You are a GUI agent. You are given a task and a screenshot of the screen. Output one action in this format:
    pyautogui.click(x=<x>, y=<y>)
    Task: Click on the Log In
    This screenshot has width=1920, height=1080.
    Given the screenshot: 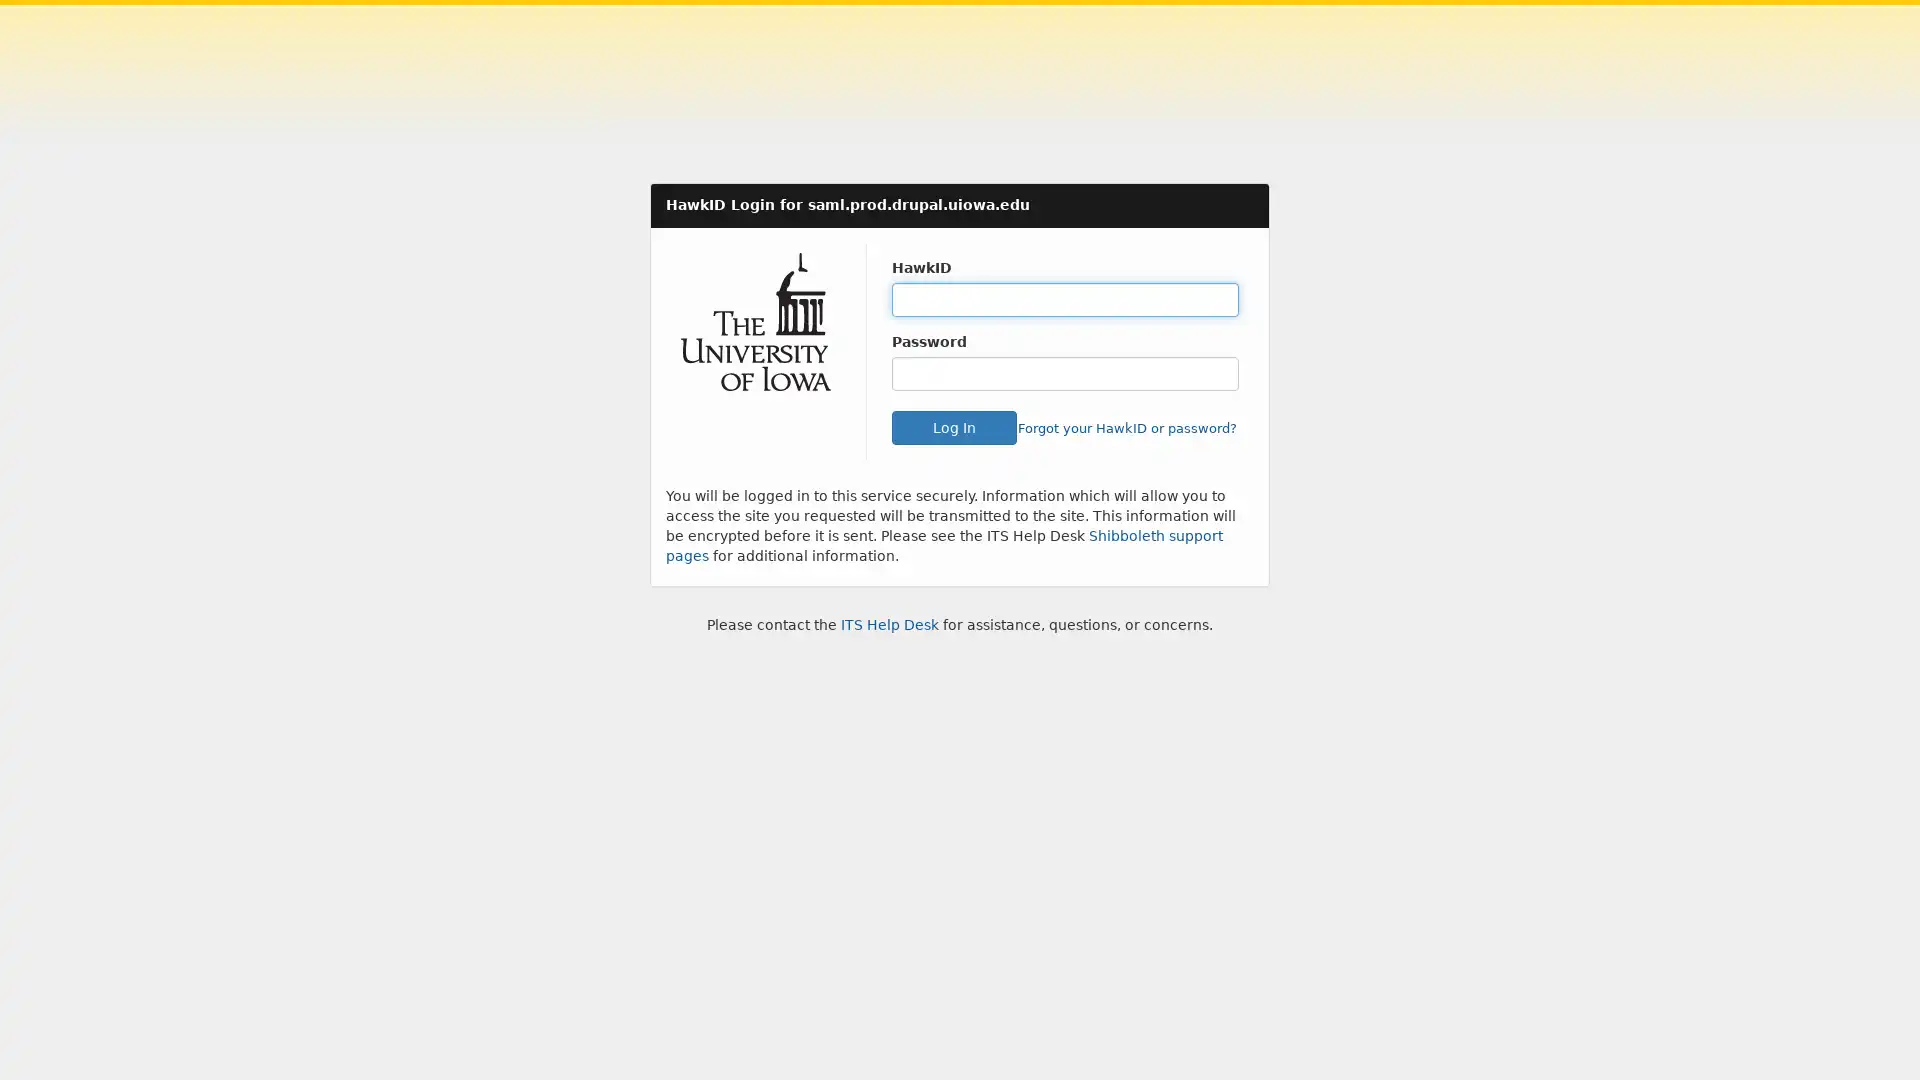 What is the action you would take?
    pyautogui.click(x=953, y=427)
    